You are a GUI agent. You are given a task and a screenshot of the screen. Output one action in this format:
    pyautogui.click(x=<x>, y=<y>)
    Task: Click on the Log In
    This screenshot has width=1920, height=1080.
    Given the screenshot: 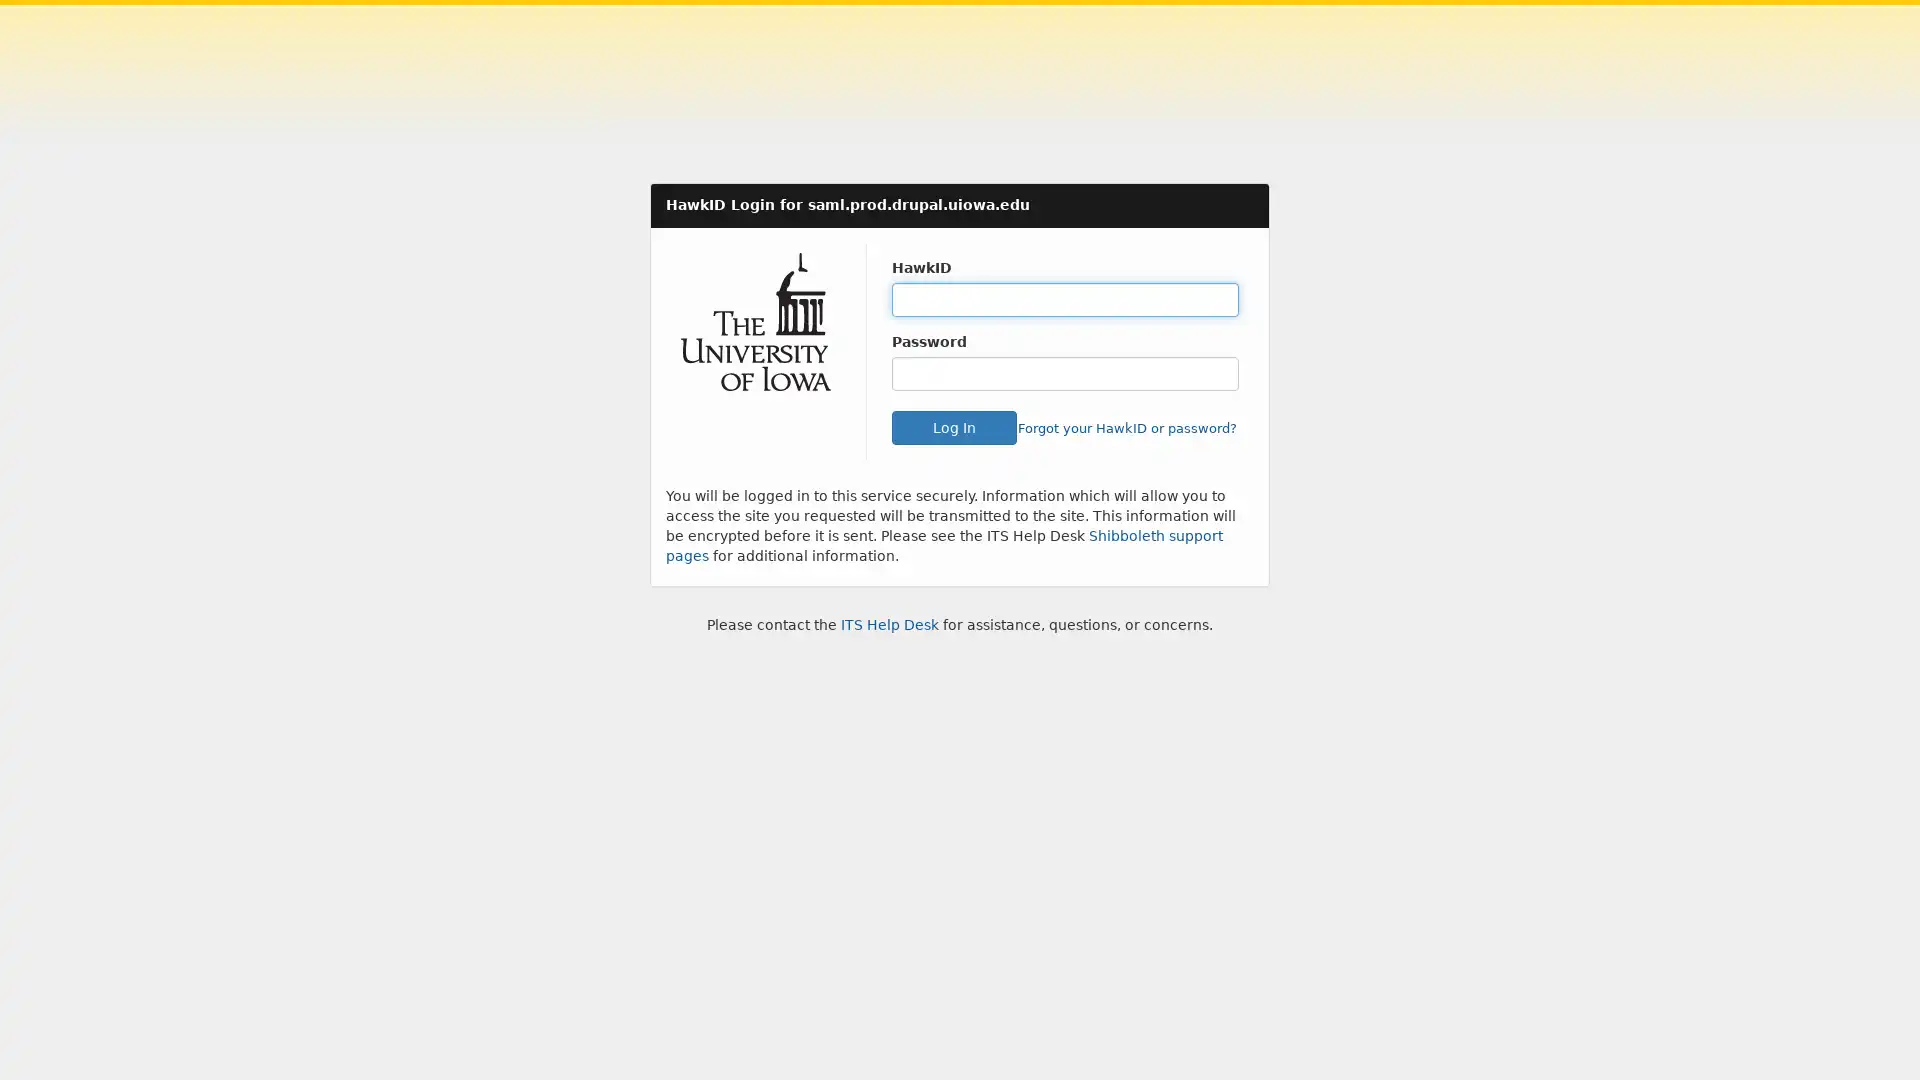 What is the action you would take?
    pyautogui.click(x=953, y=427)
    